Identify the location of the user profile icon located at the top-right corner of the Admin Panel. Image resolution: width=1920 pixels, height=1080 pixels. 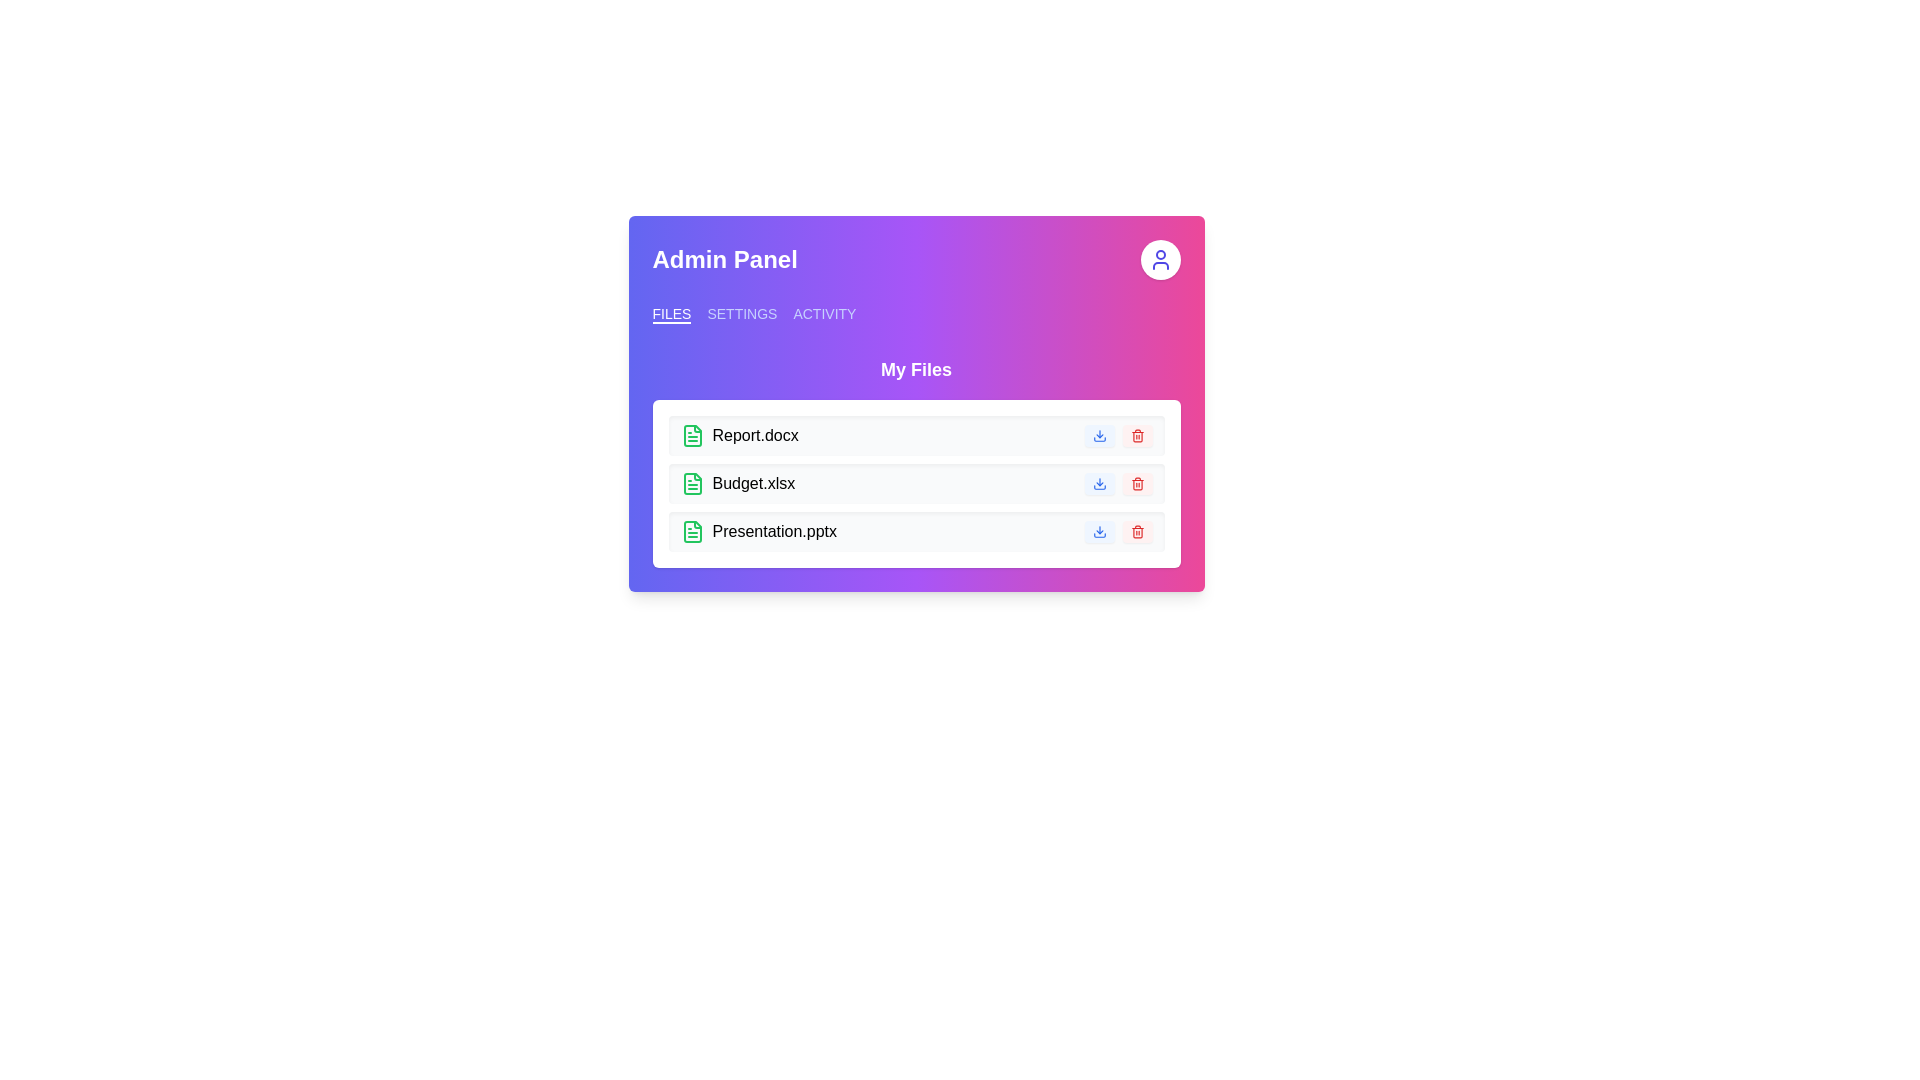
(1160, 258).